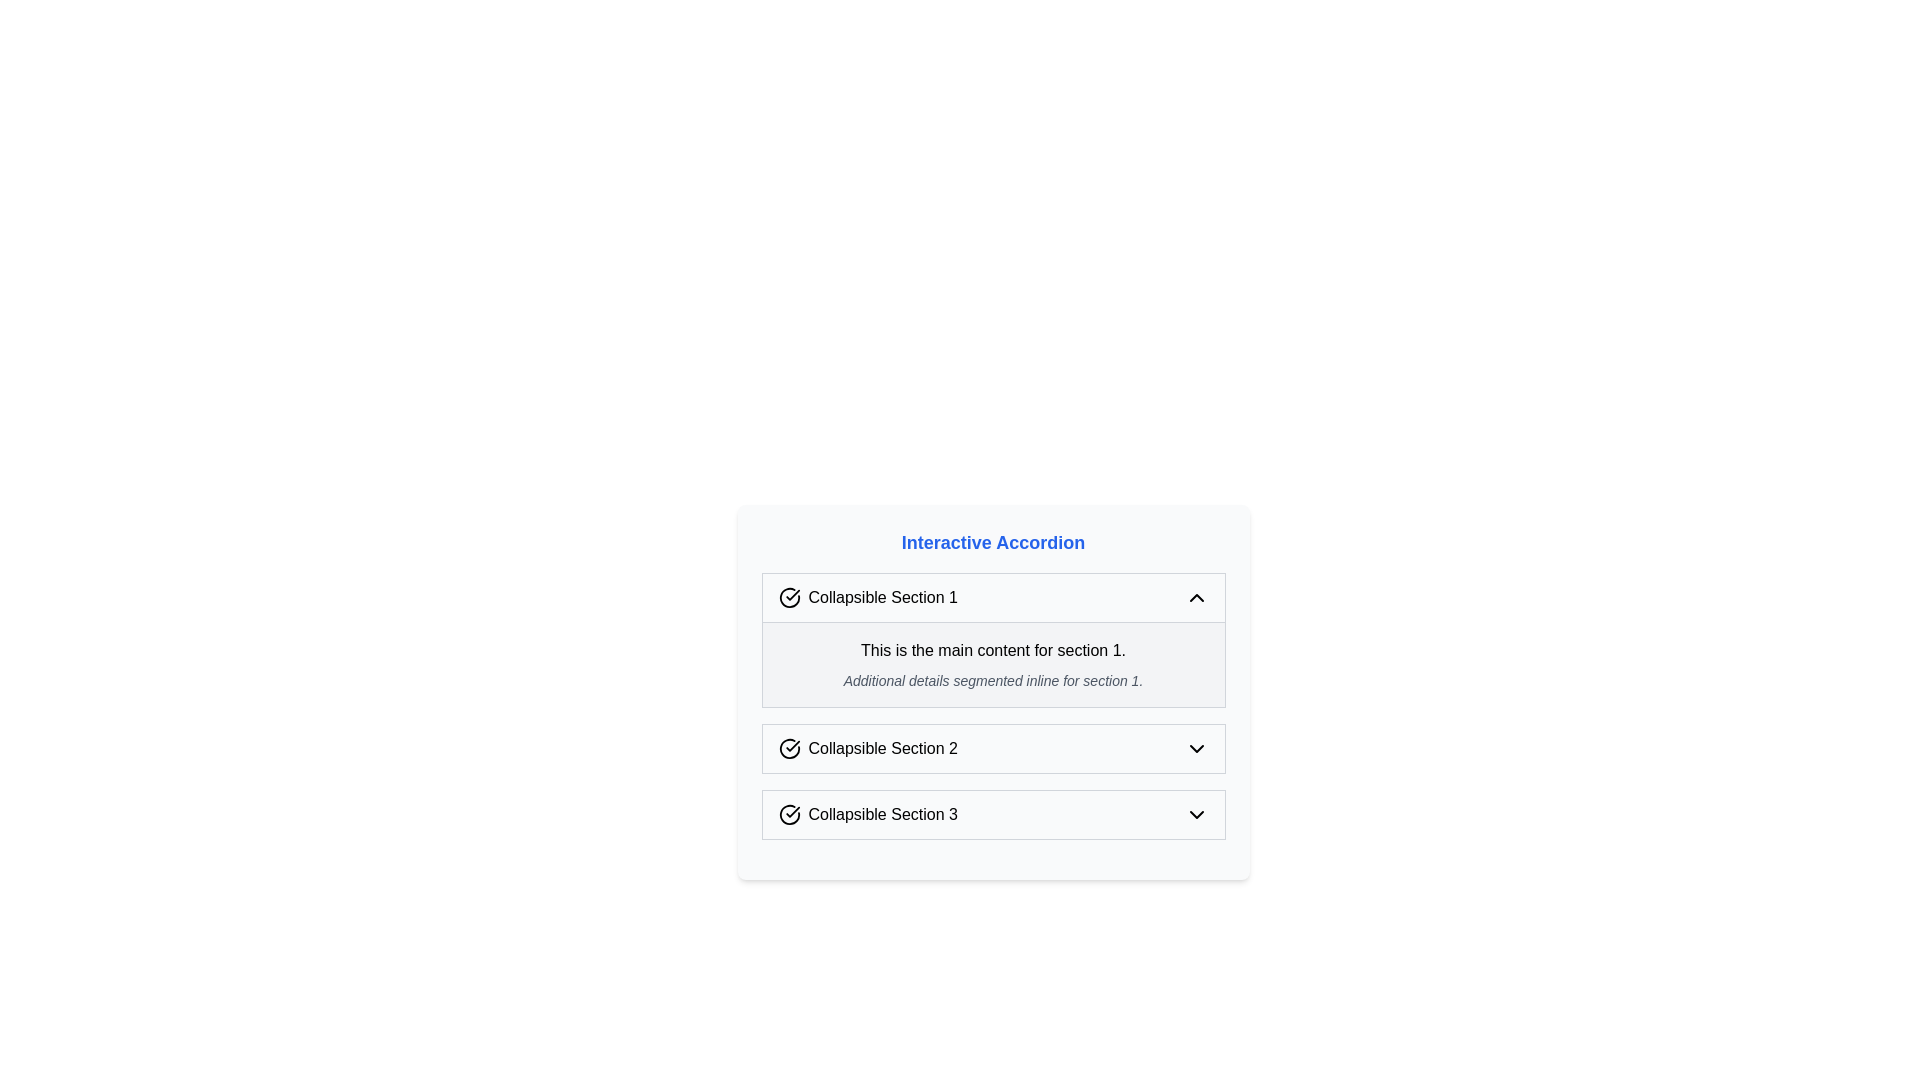 The image size is (1920, 1080). What do you see at coordinates (868, 748) in the screenshot?
I see `the Text Label with Icon that serves as a title and trigger for the second collapsible section to navigate` at bounding box center [868, 748].